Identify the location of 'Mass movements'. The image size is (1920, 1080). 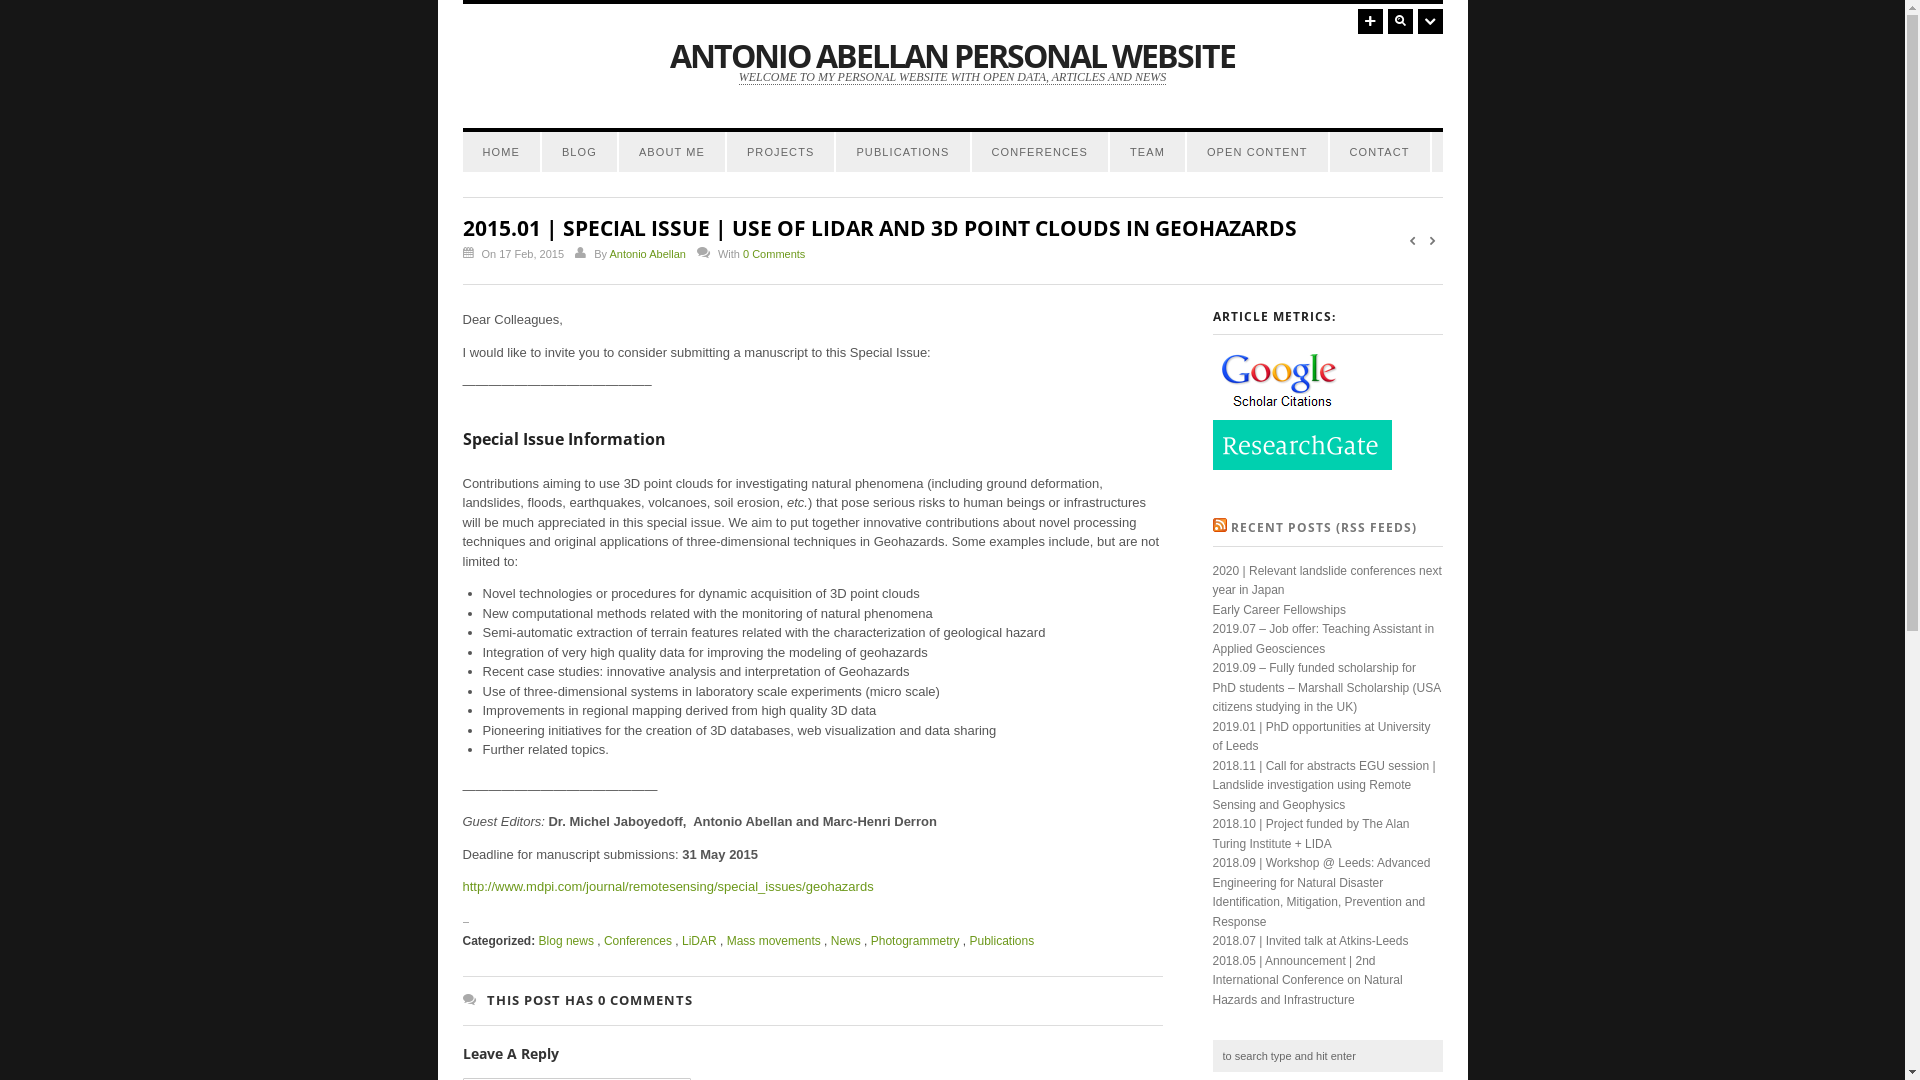
(725, 941).